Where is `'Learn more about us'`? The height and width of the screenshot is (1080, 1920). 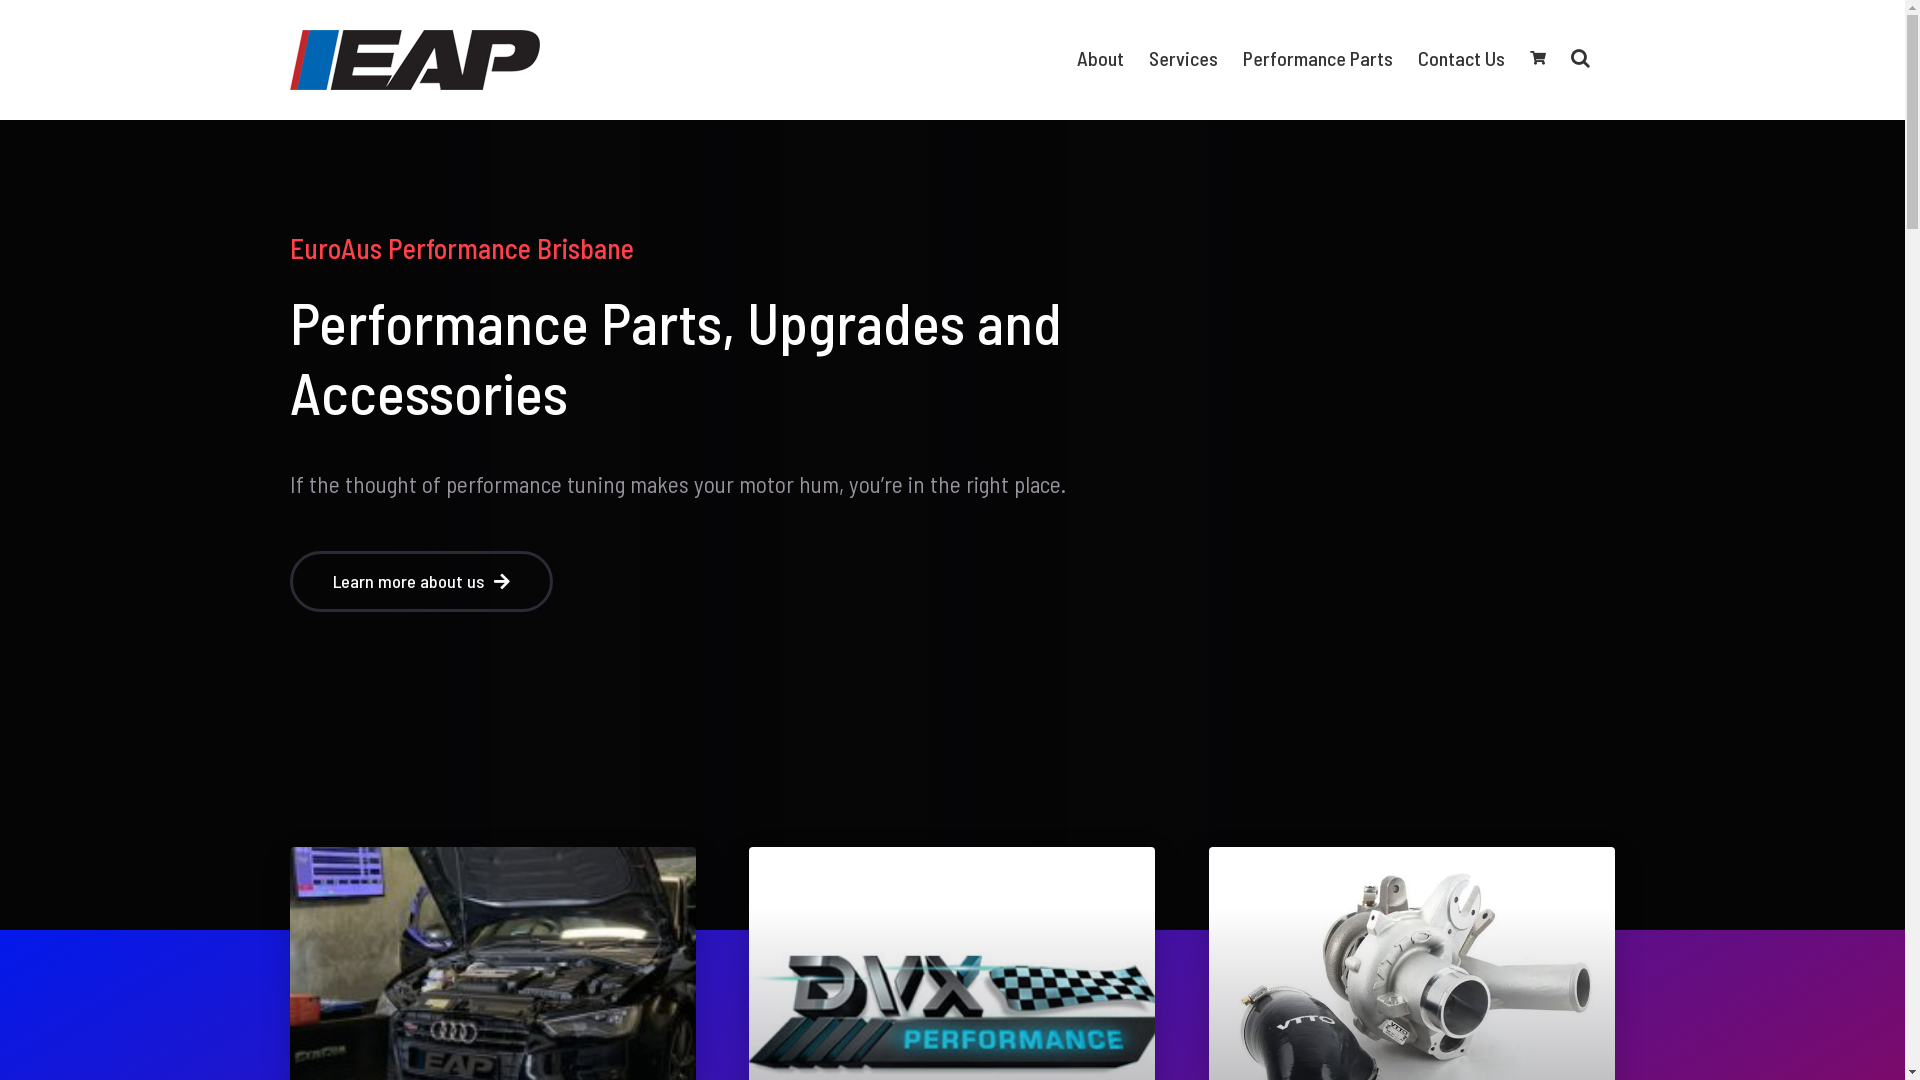 'Learn more about us' is located at coordinates (288, 581).